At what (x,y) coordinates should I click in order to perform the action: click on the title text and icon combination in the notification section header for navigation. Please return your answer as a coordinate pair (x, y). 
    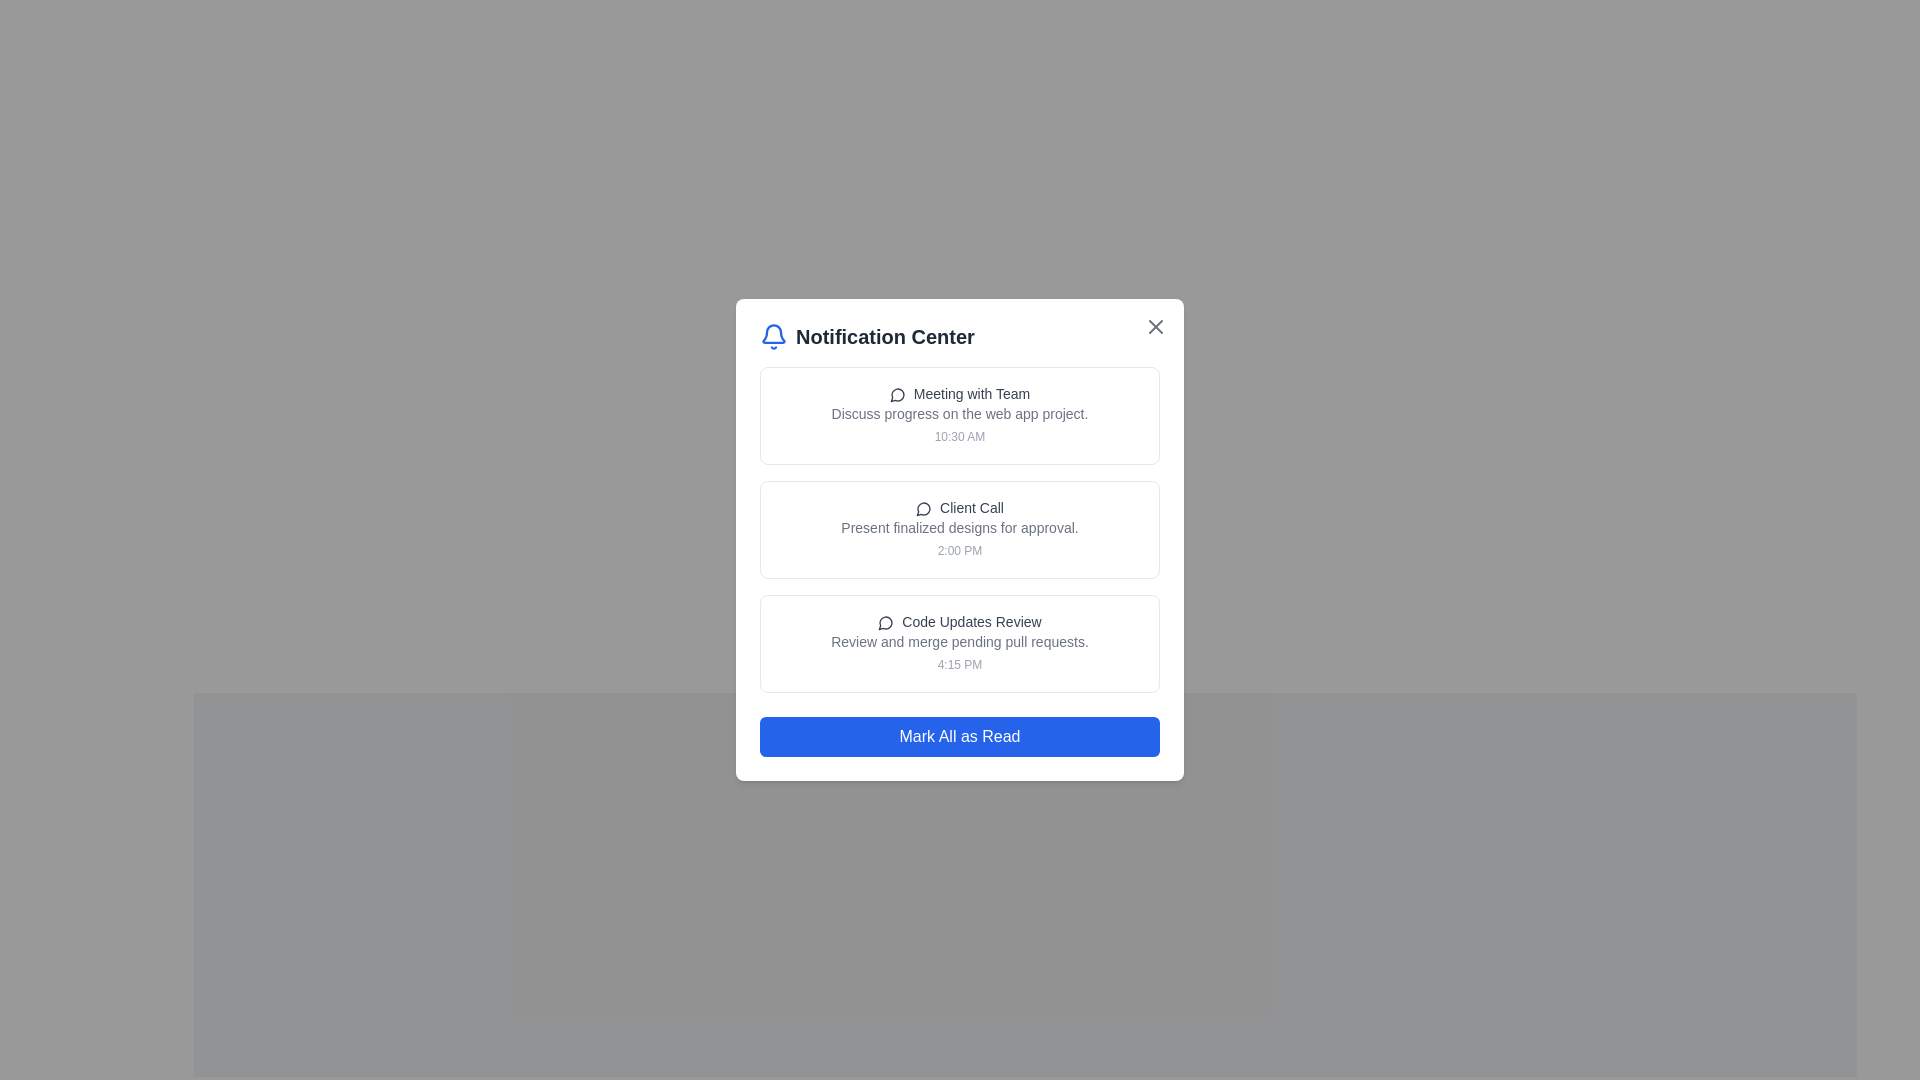
    Looking at the image, I should click on (960, 335).